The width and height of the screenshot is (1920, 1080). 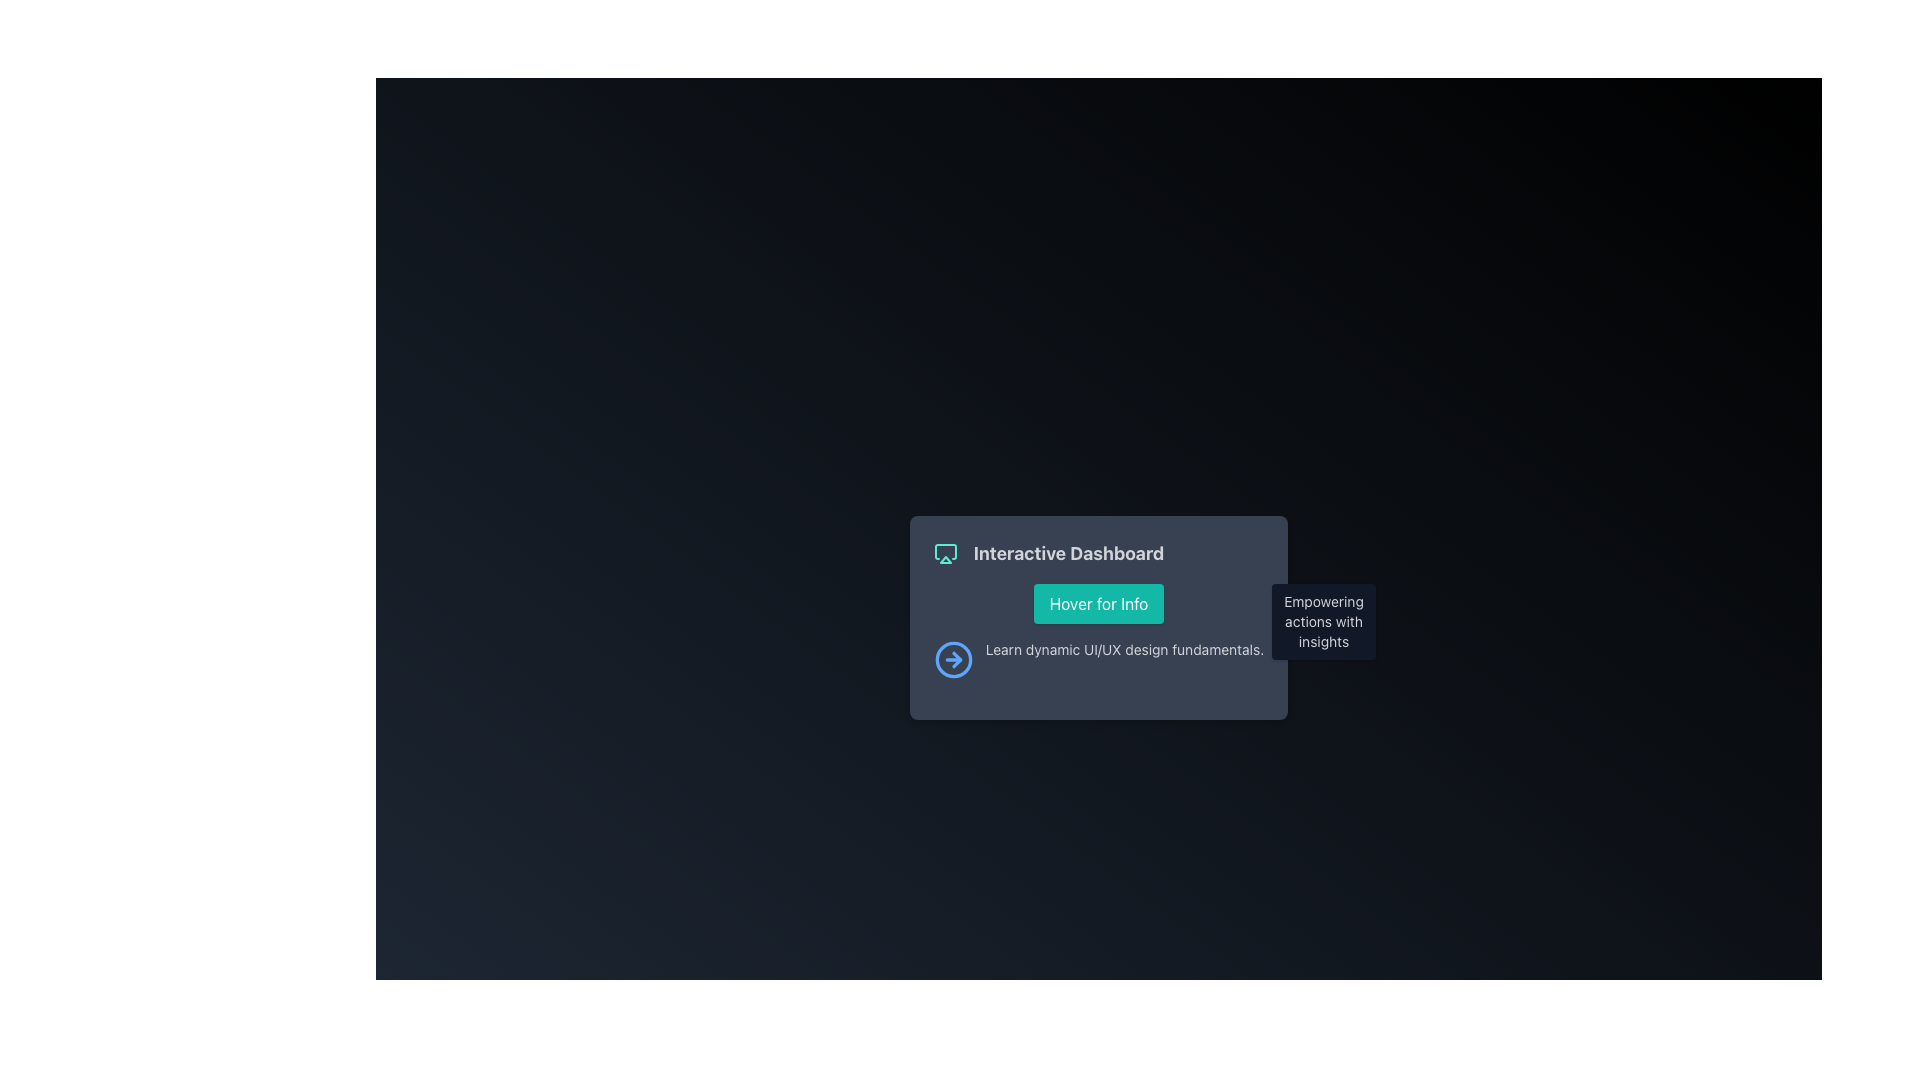 What do you see at coordinates (952, 659) in the screenshot?
I see `the circular graphic element located at the center of the outlined arrow icon within the dark-themed user dialog box` at bounding box center [952, 659].